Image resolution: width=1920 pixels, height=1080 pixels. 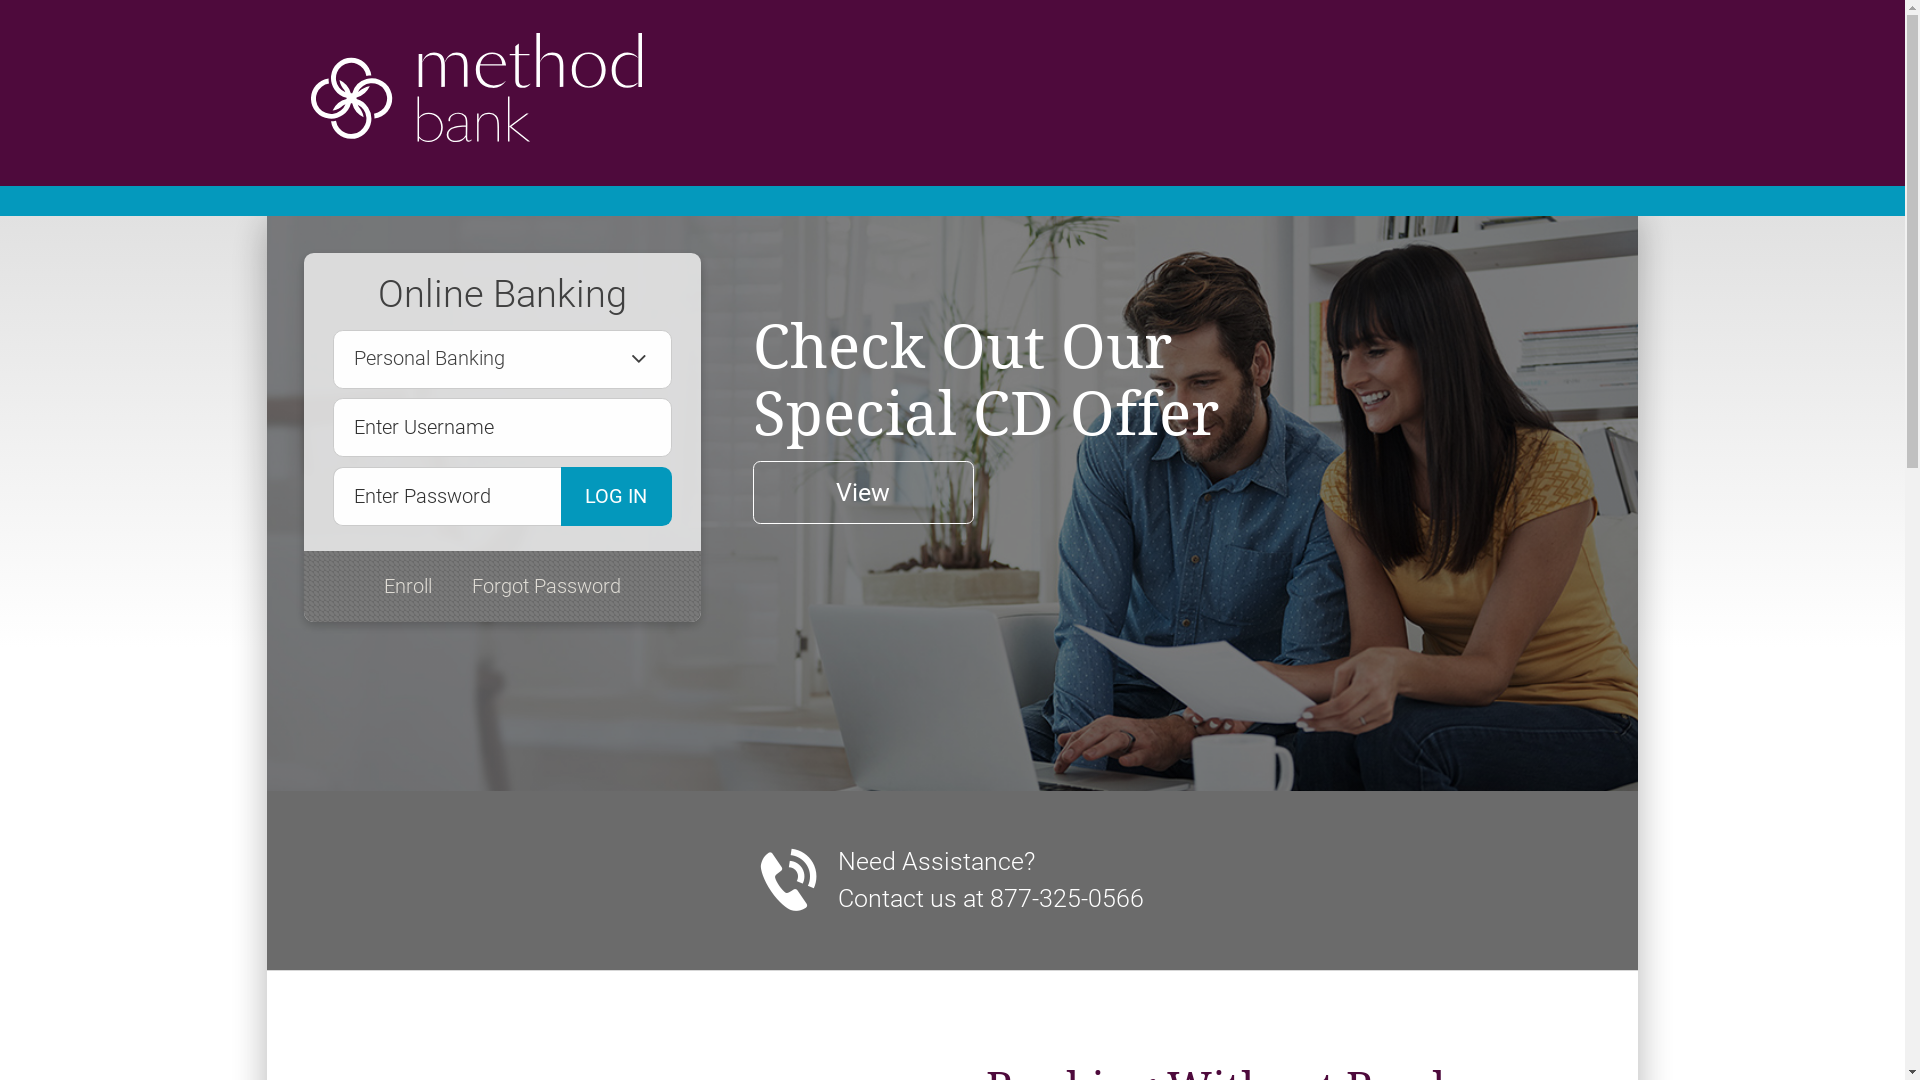 I want to click on 'Forgot Password', so click(x=546, y=585).